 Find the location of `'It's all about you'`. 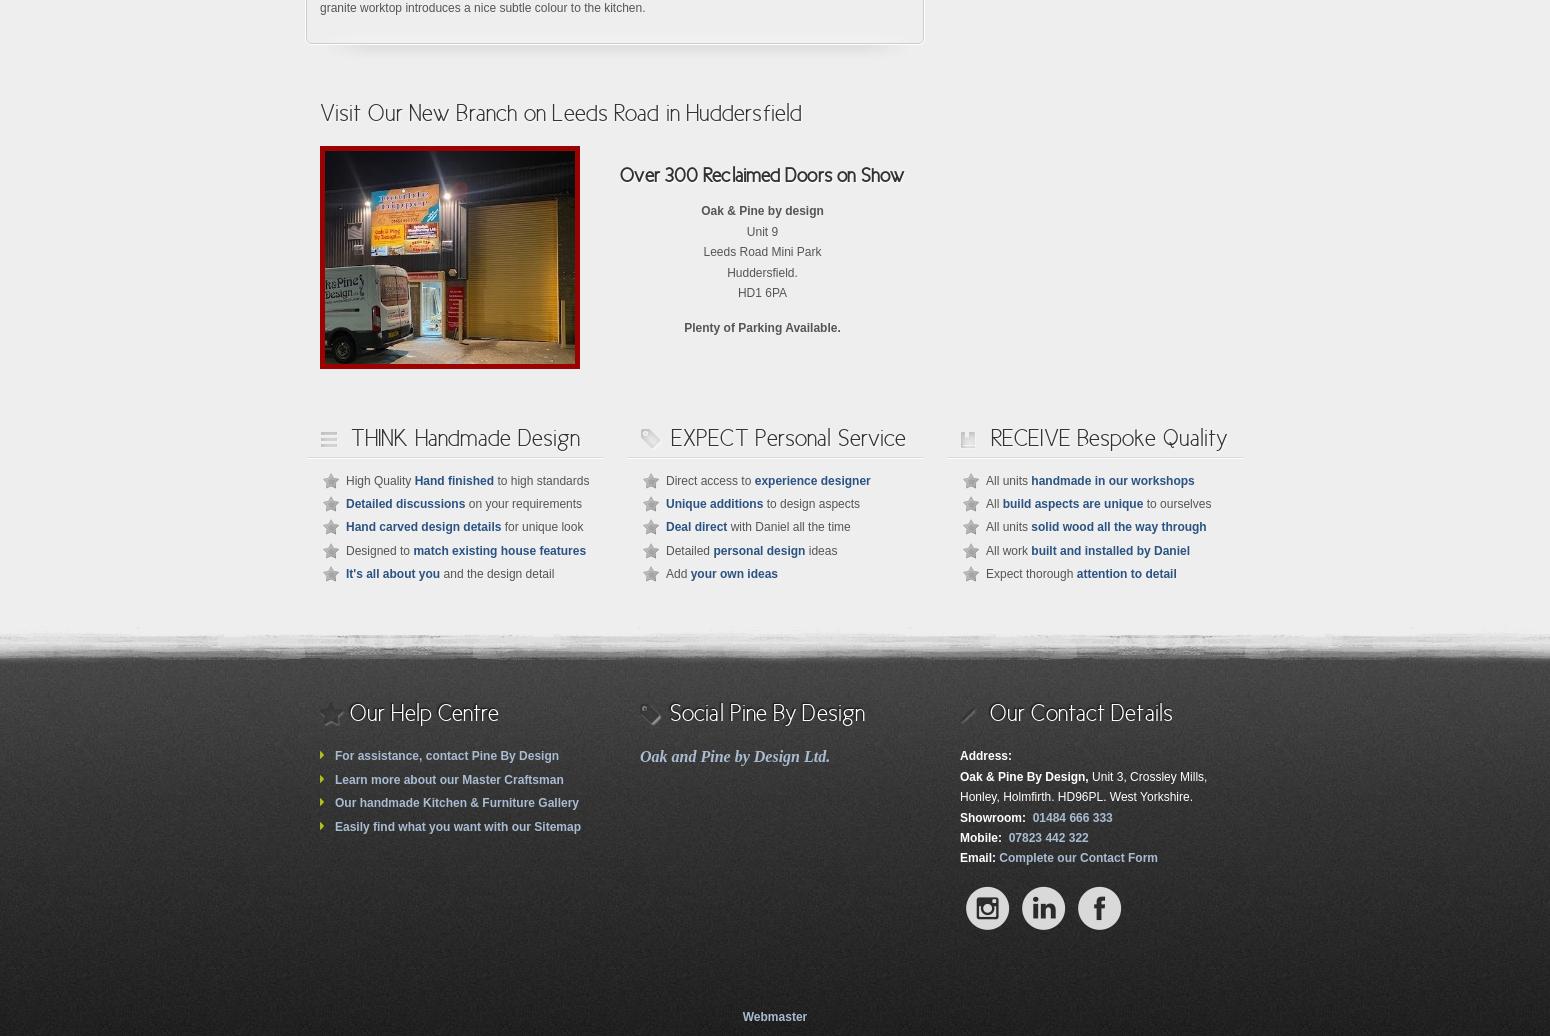

'It's all about you' is located at coordinates (392, 574).